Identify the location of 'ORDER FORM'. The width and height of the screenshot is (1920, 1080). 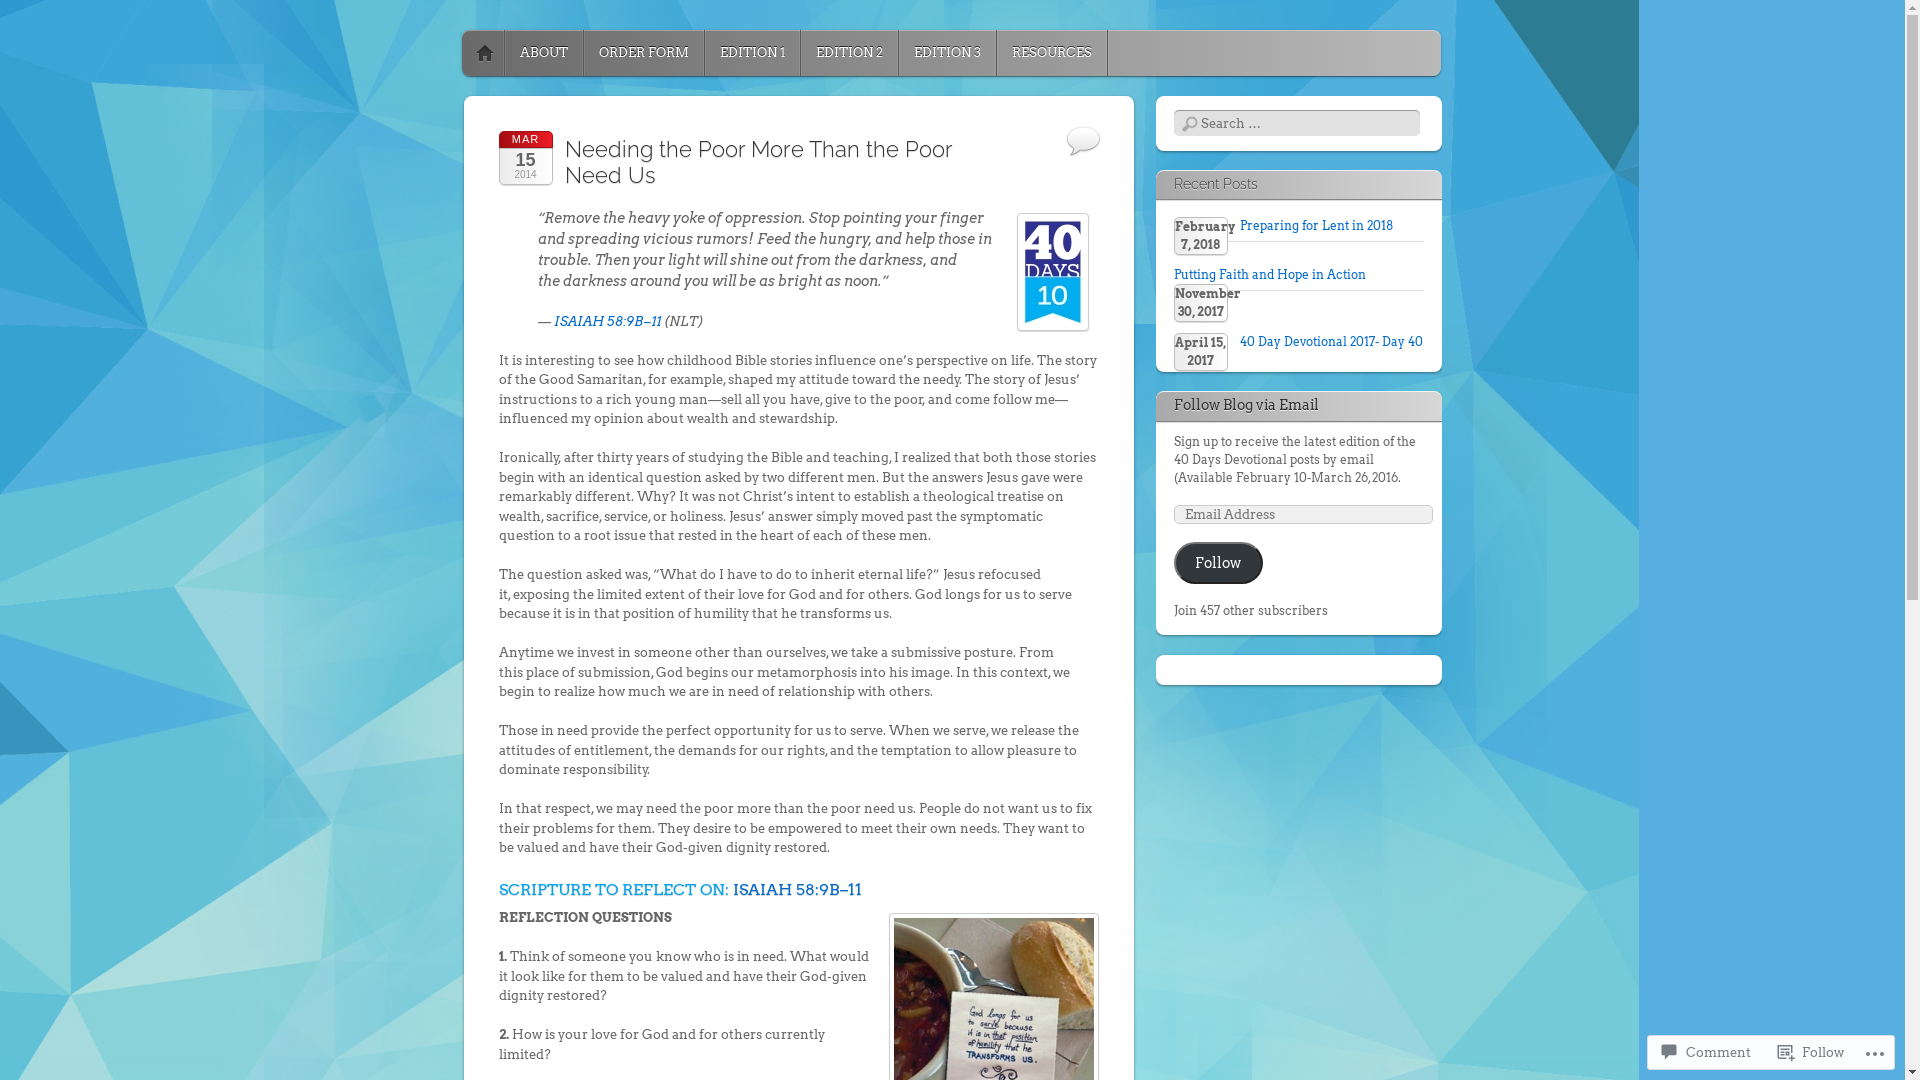
(643, 52).